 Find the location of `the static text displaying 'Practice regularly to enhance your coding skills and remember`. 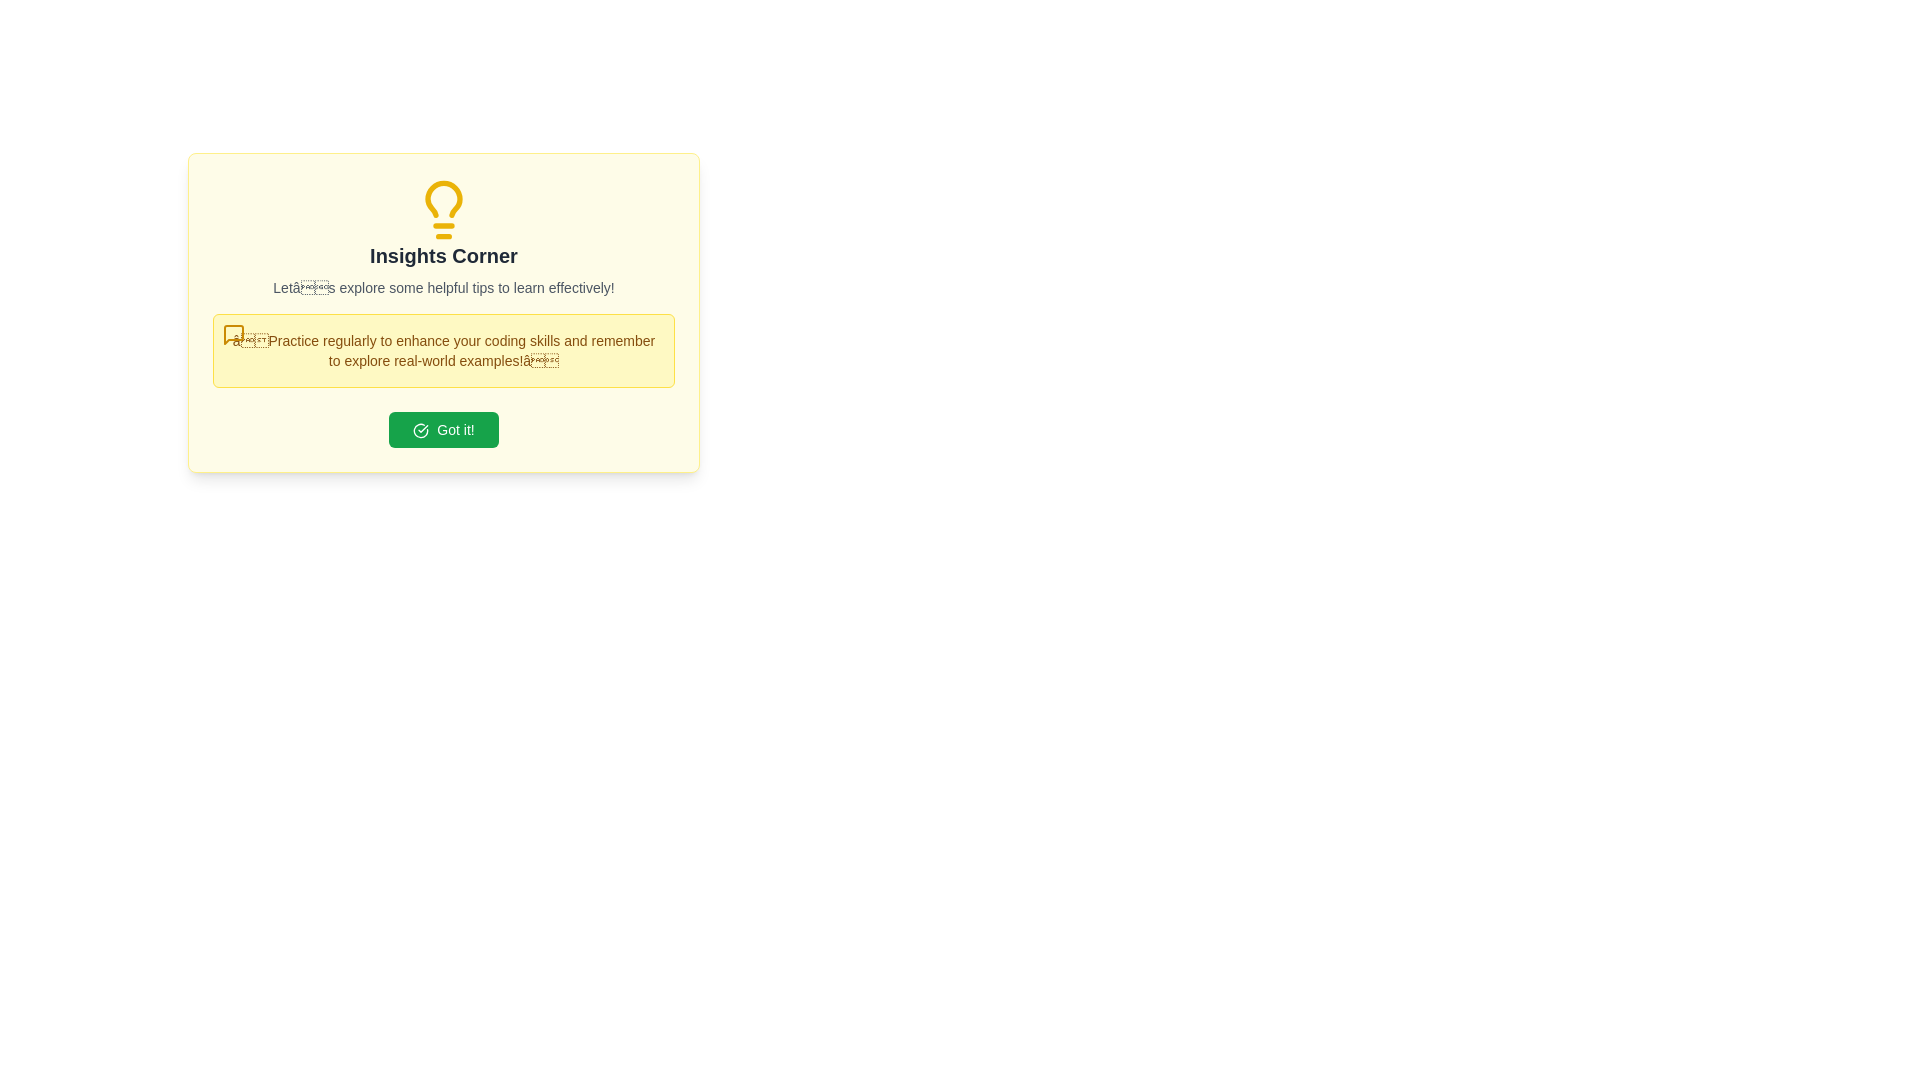

the static text displaying 'Practice regularly to enhance your coding skills and remember is located at coordinates (443, 350).